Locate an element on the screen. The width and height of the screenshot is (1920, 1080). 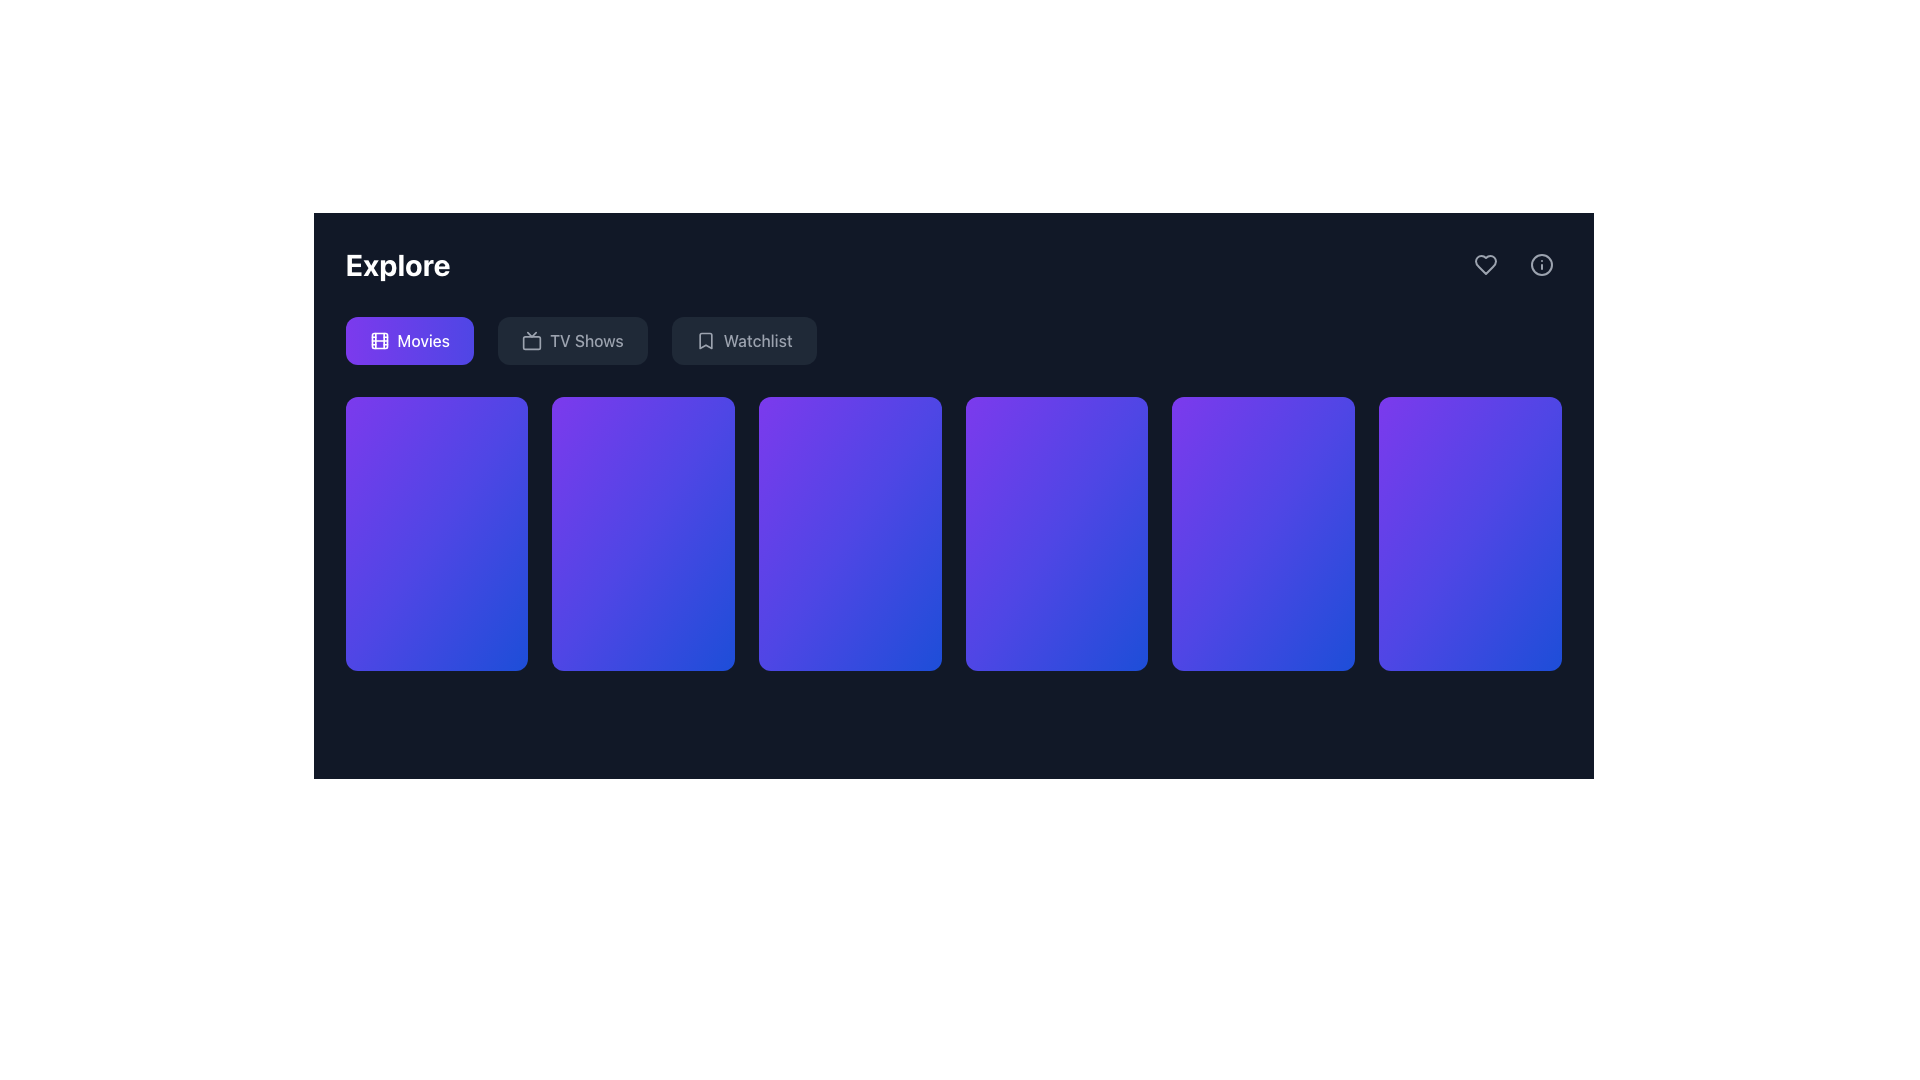
the third card from the right is located at coordinates (1262, 532).